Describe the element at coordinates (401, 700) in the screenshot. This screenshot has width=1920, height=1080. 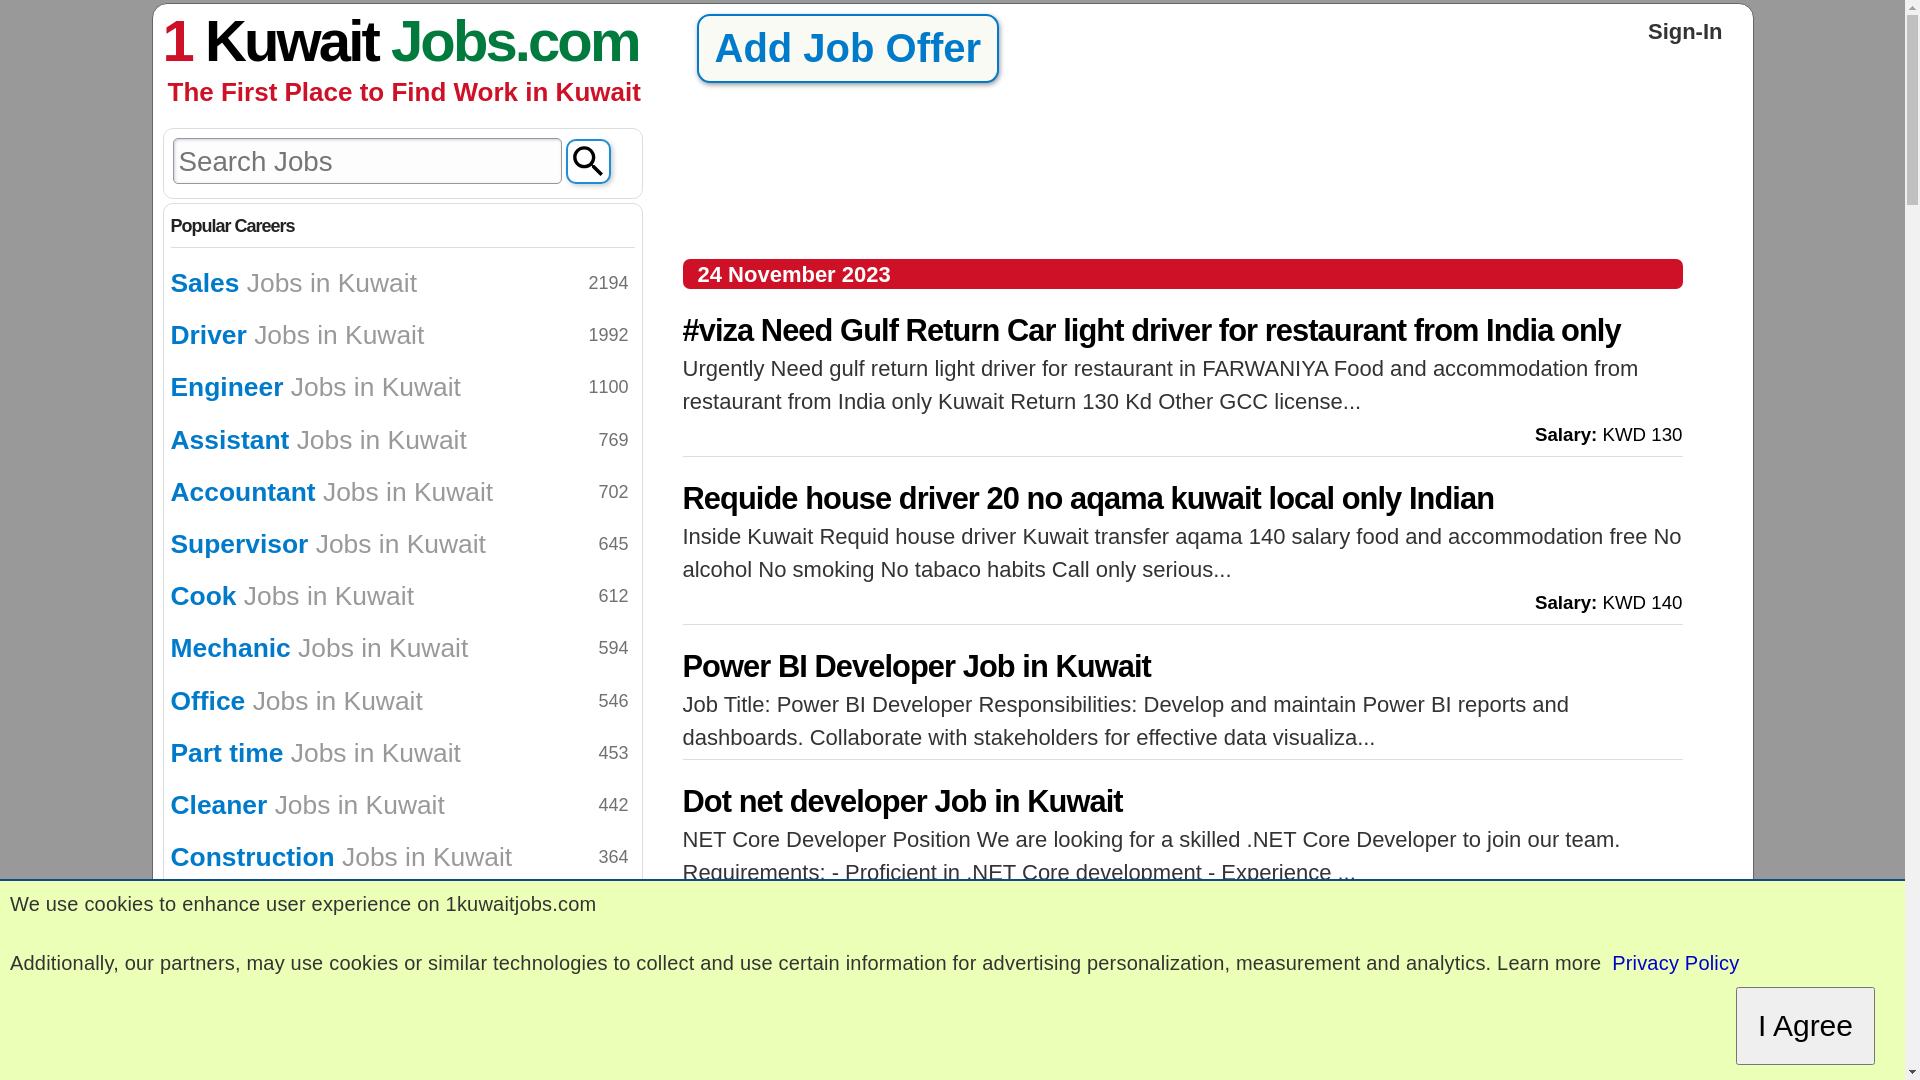
I see `'Office Jobs in Kuwait` at that location.